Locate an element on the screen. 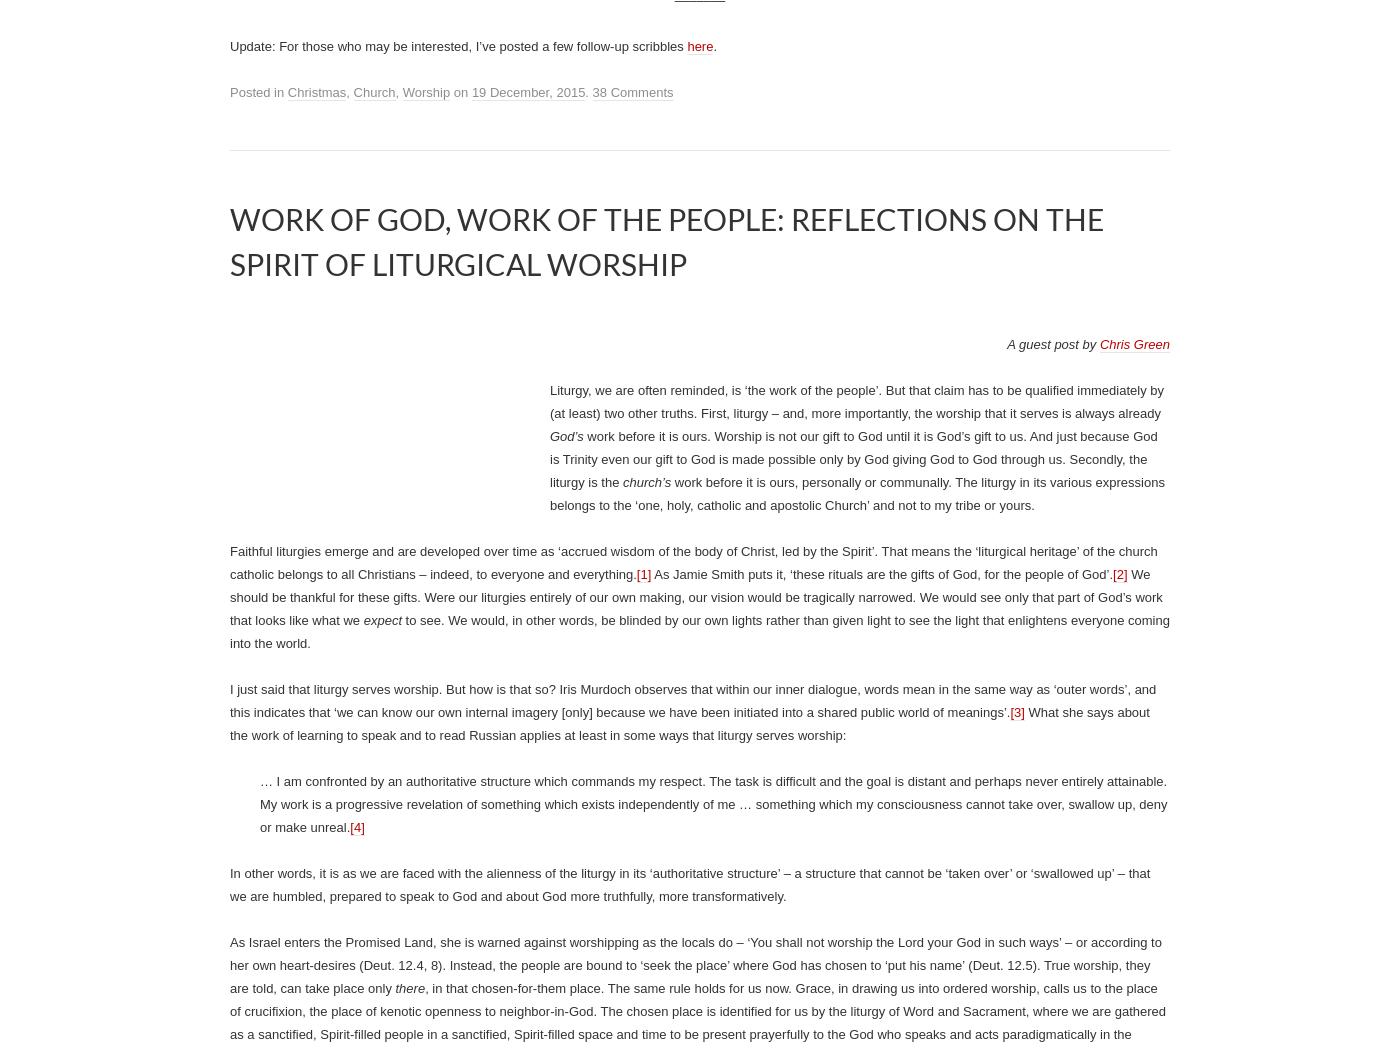  'A guest post by' is located at coordinates (1052, 343).